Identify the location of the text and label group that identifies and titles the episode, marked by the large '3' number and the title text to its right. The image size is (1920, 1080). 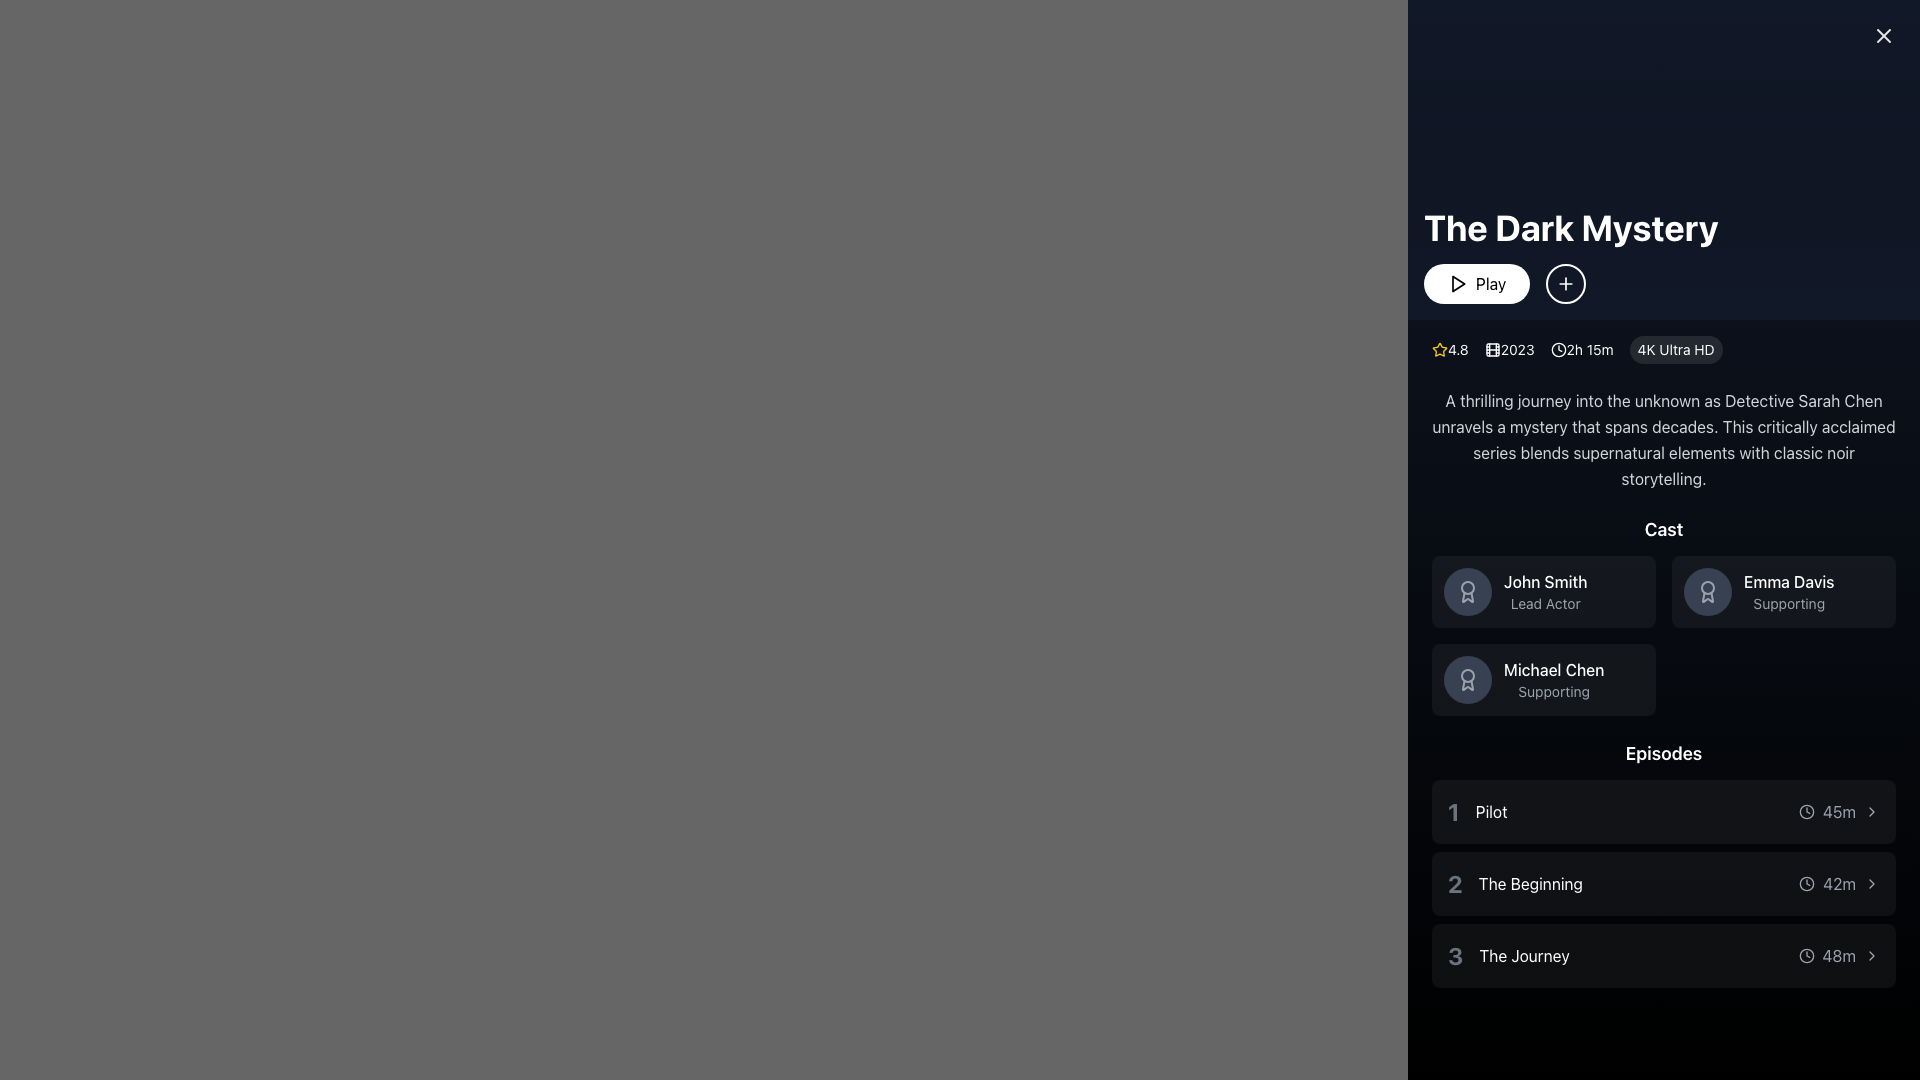
(1508, 955).